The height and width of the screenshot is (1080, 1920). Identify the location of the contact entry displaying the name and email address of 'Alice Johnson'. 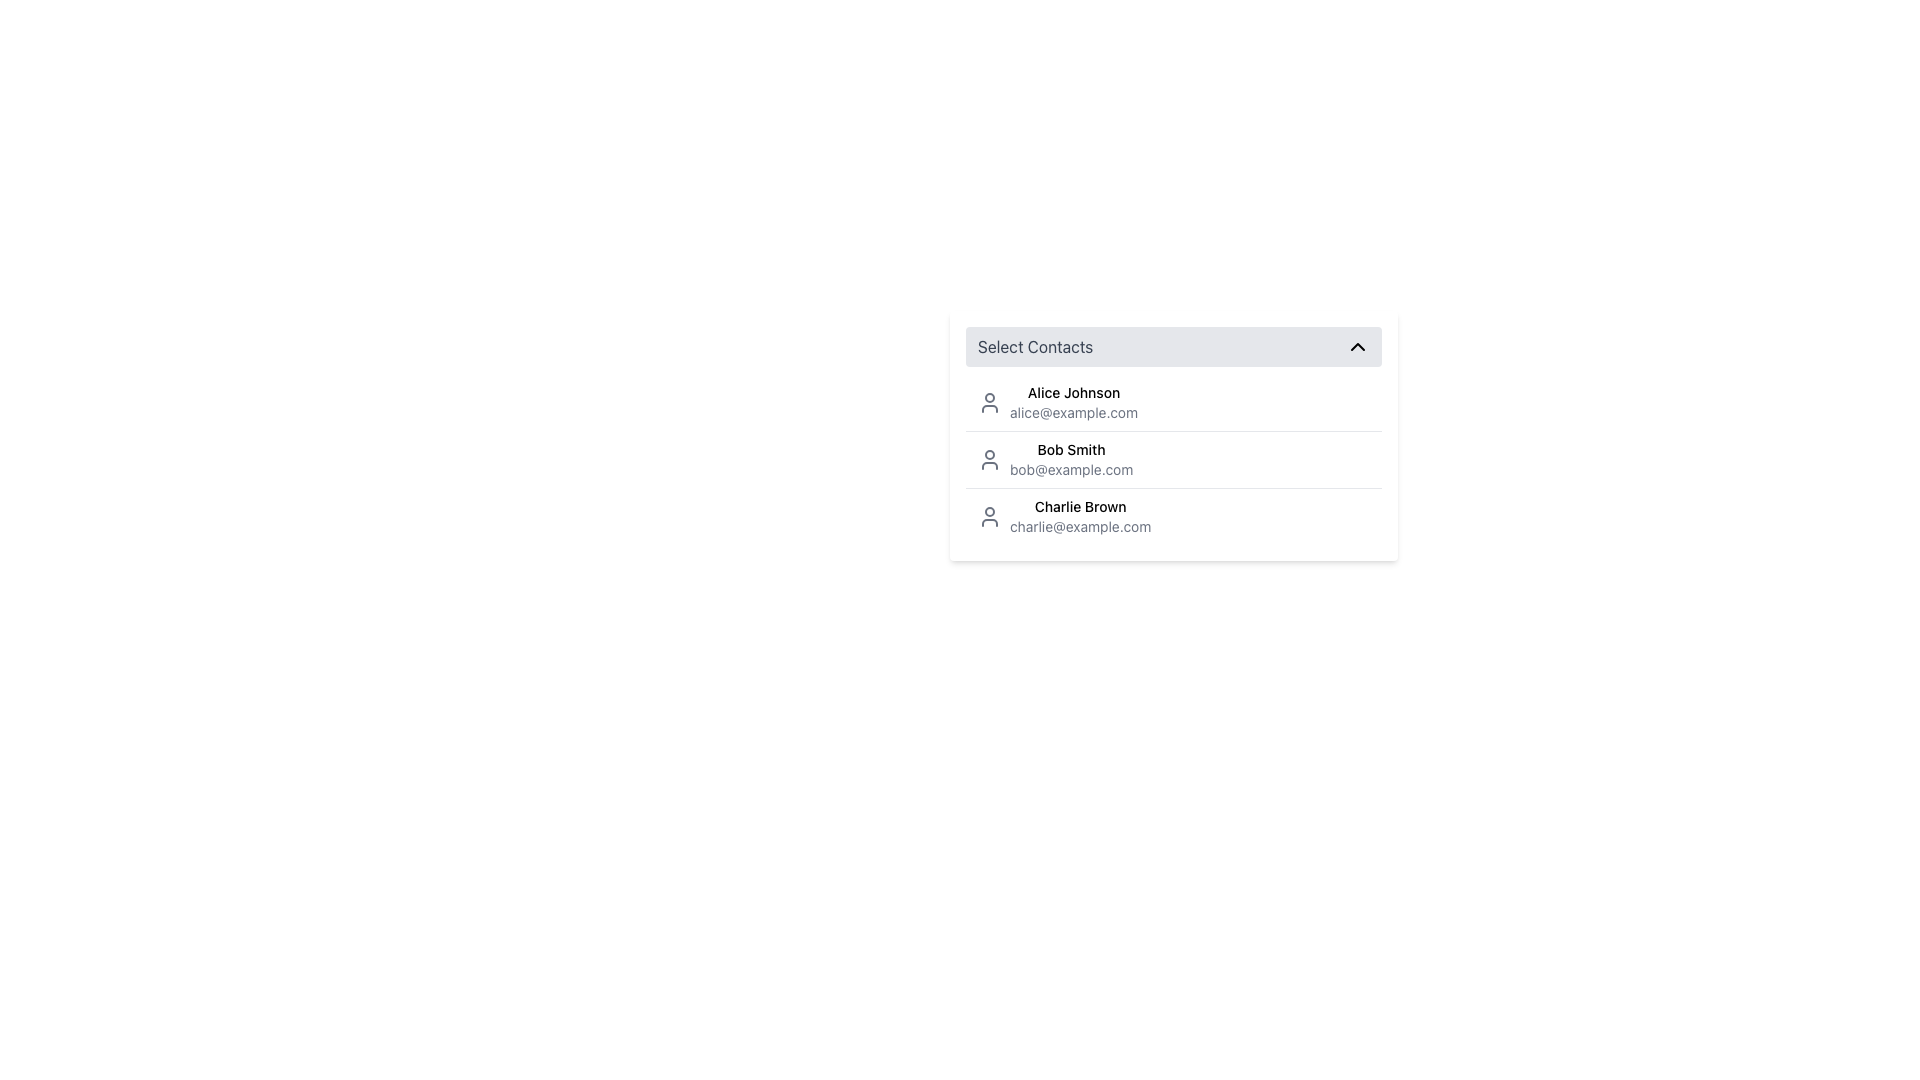
(1073, 402).